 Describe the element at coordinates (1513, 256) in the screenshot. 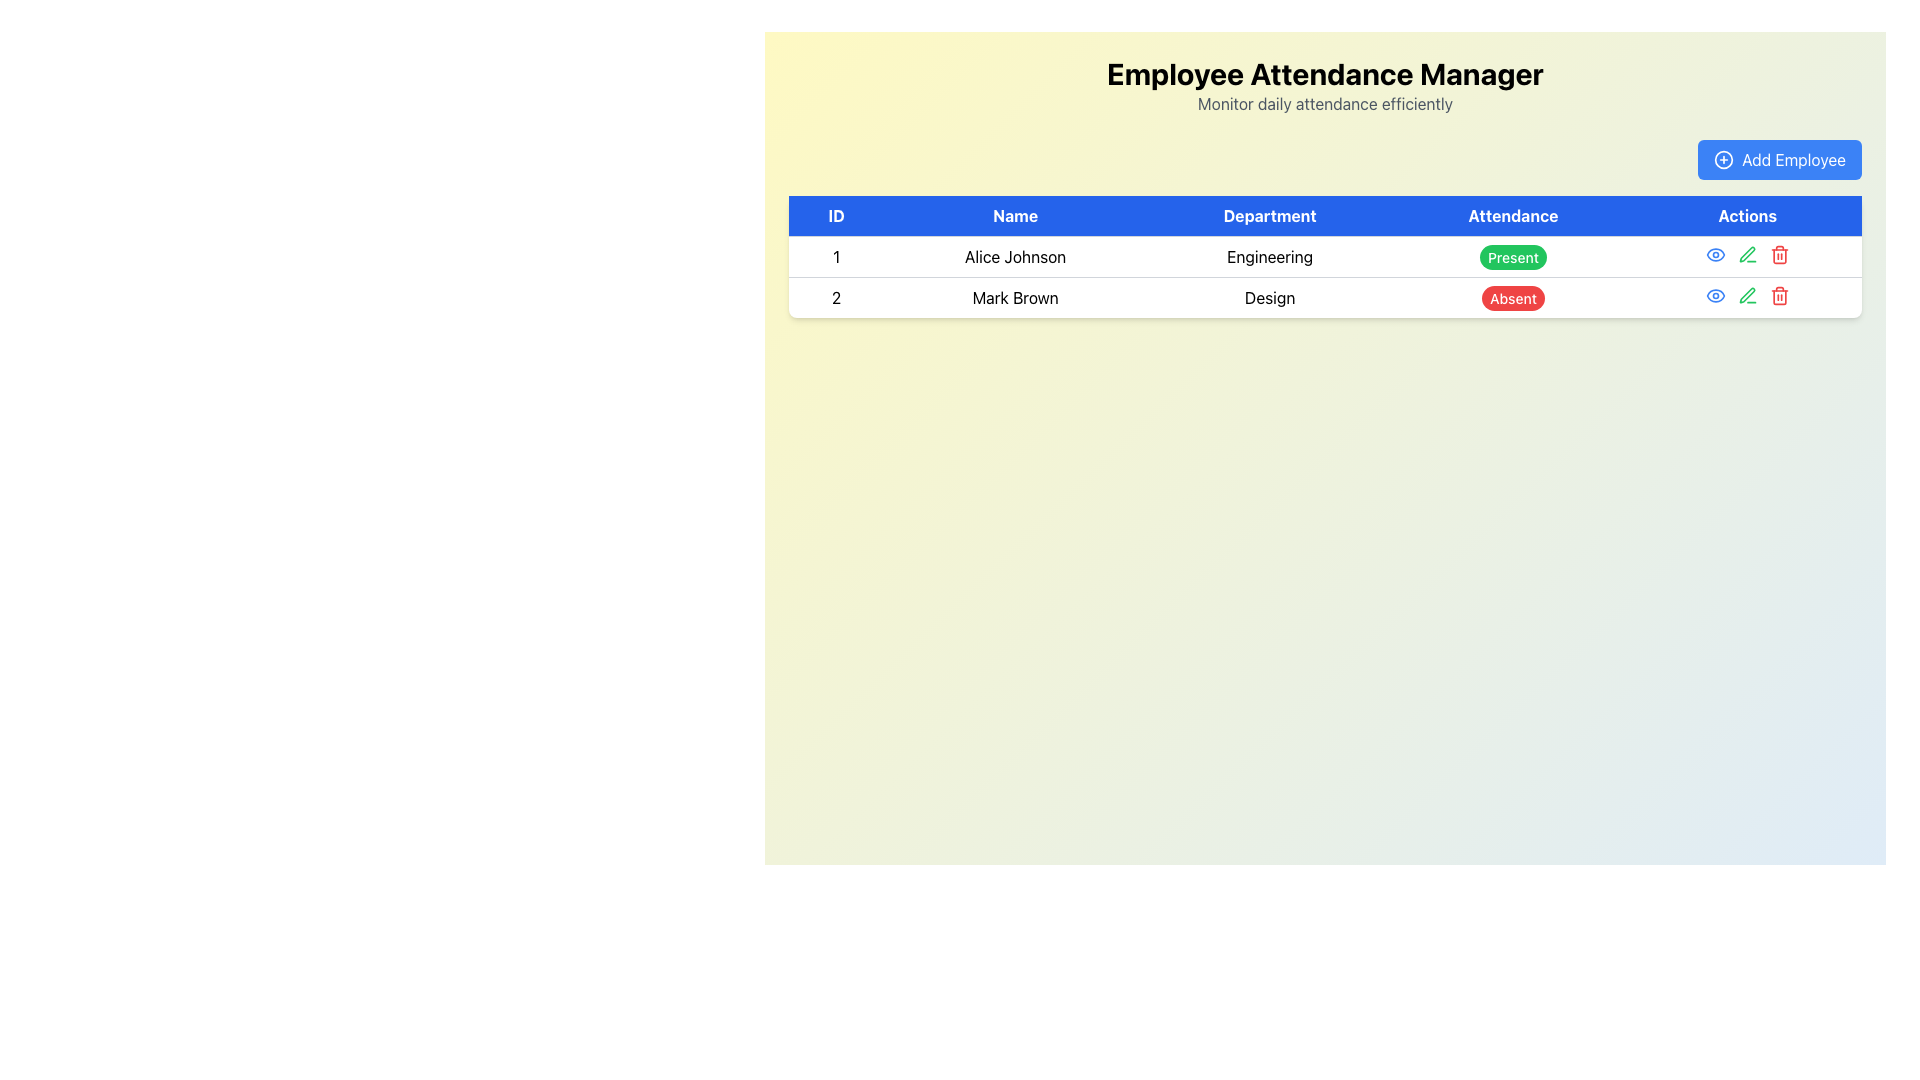

I see `the rounded rectangular badge with a bright green background and white bold text displaying 'Present', located in the first row of the 'Attendance' column for 'Alice Johnson' in the 'Engineering' department` at that location.